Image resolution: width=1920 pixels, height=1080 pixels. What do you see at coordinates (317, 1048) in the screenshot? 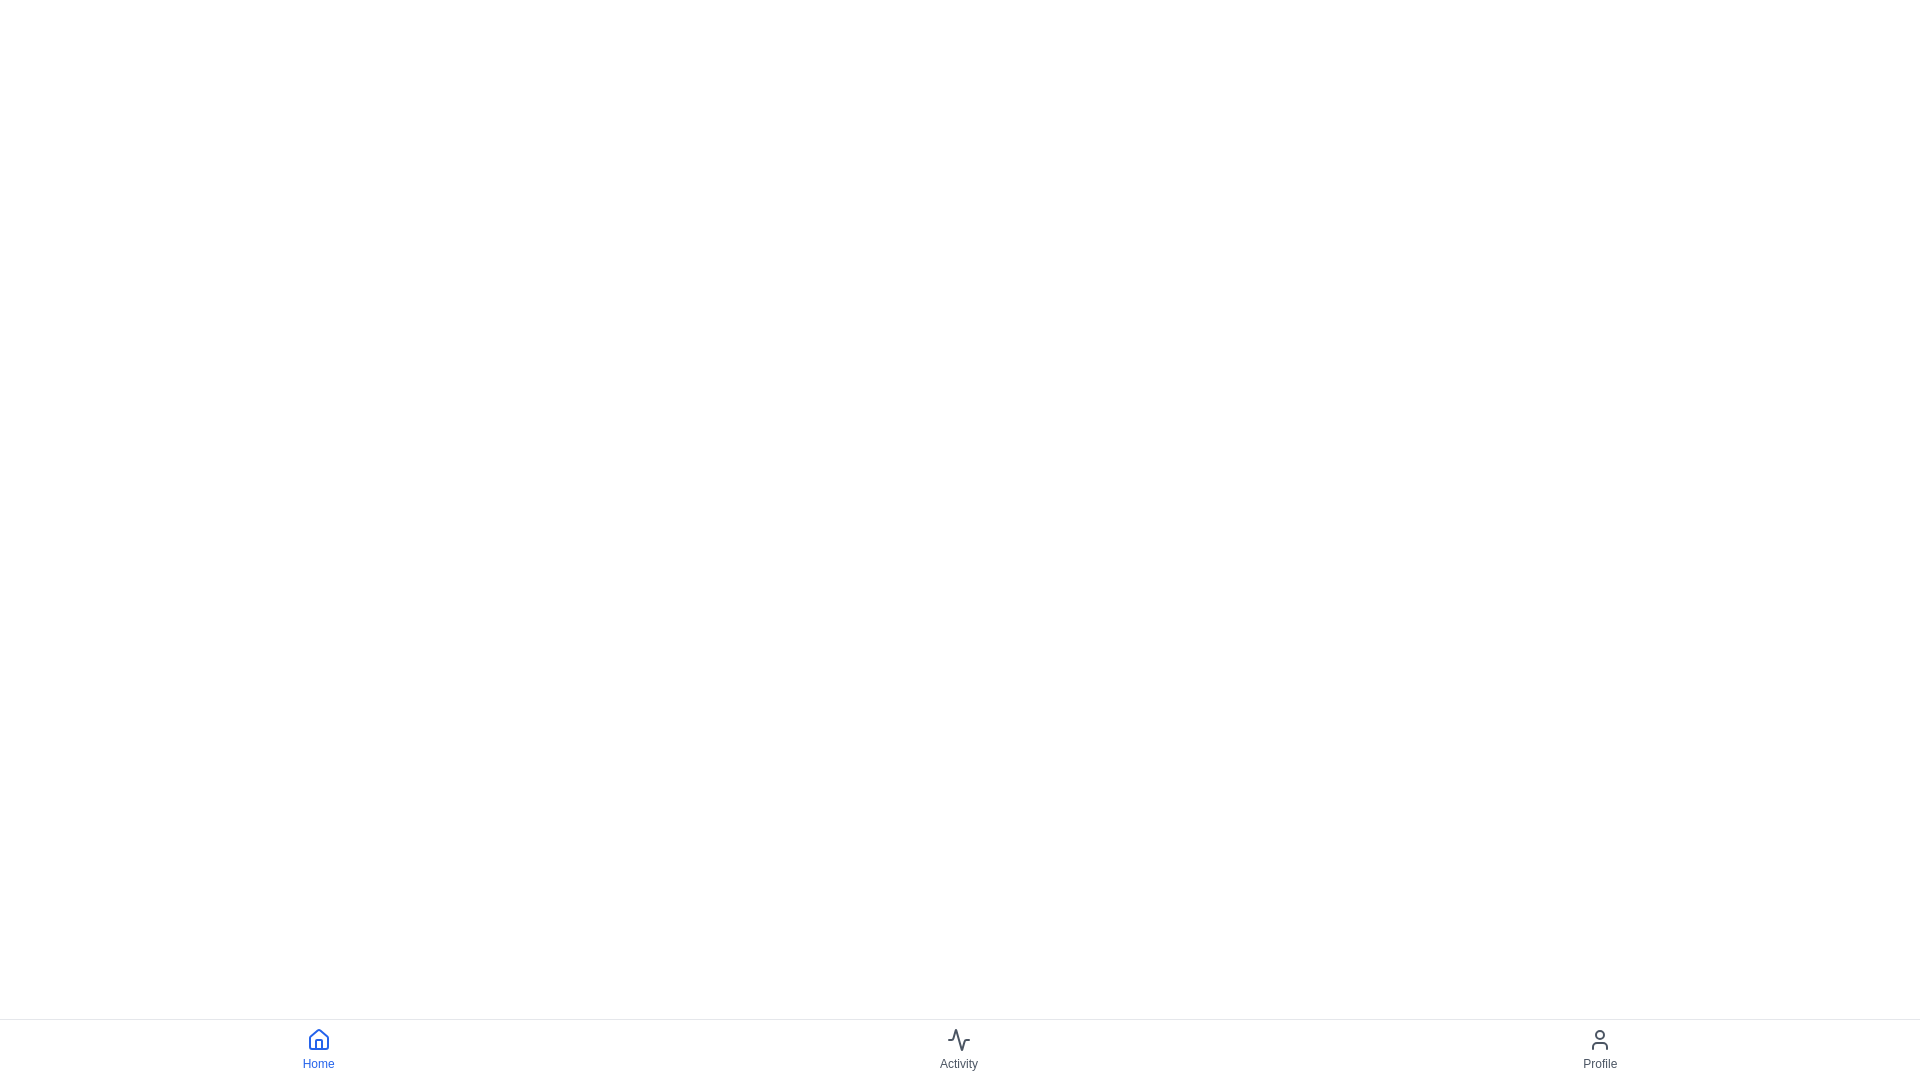
I see `the Home button to navigate to the Home section` at bounding box center [317, 1048].